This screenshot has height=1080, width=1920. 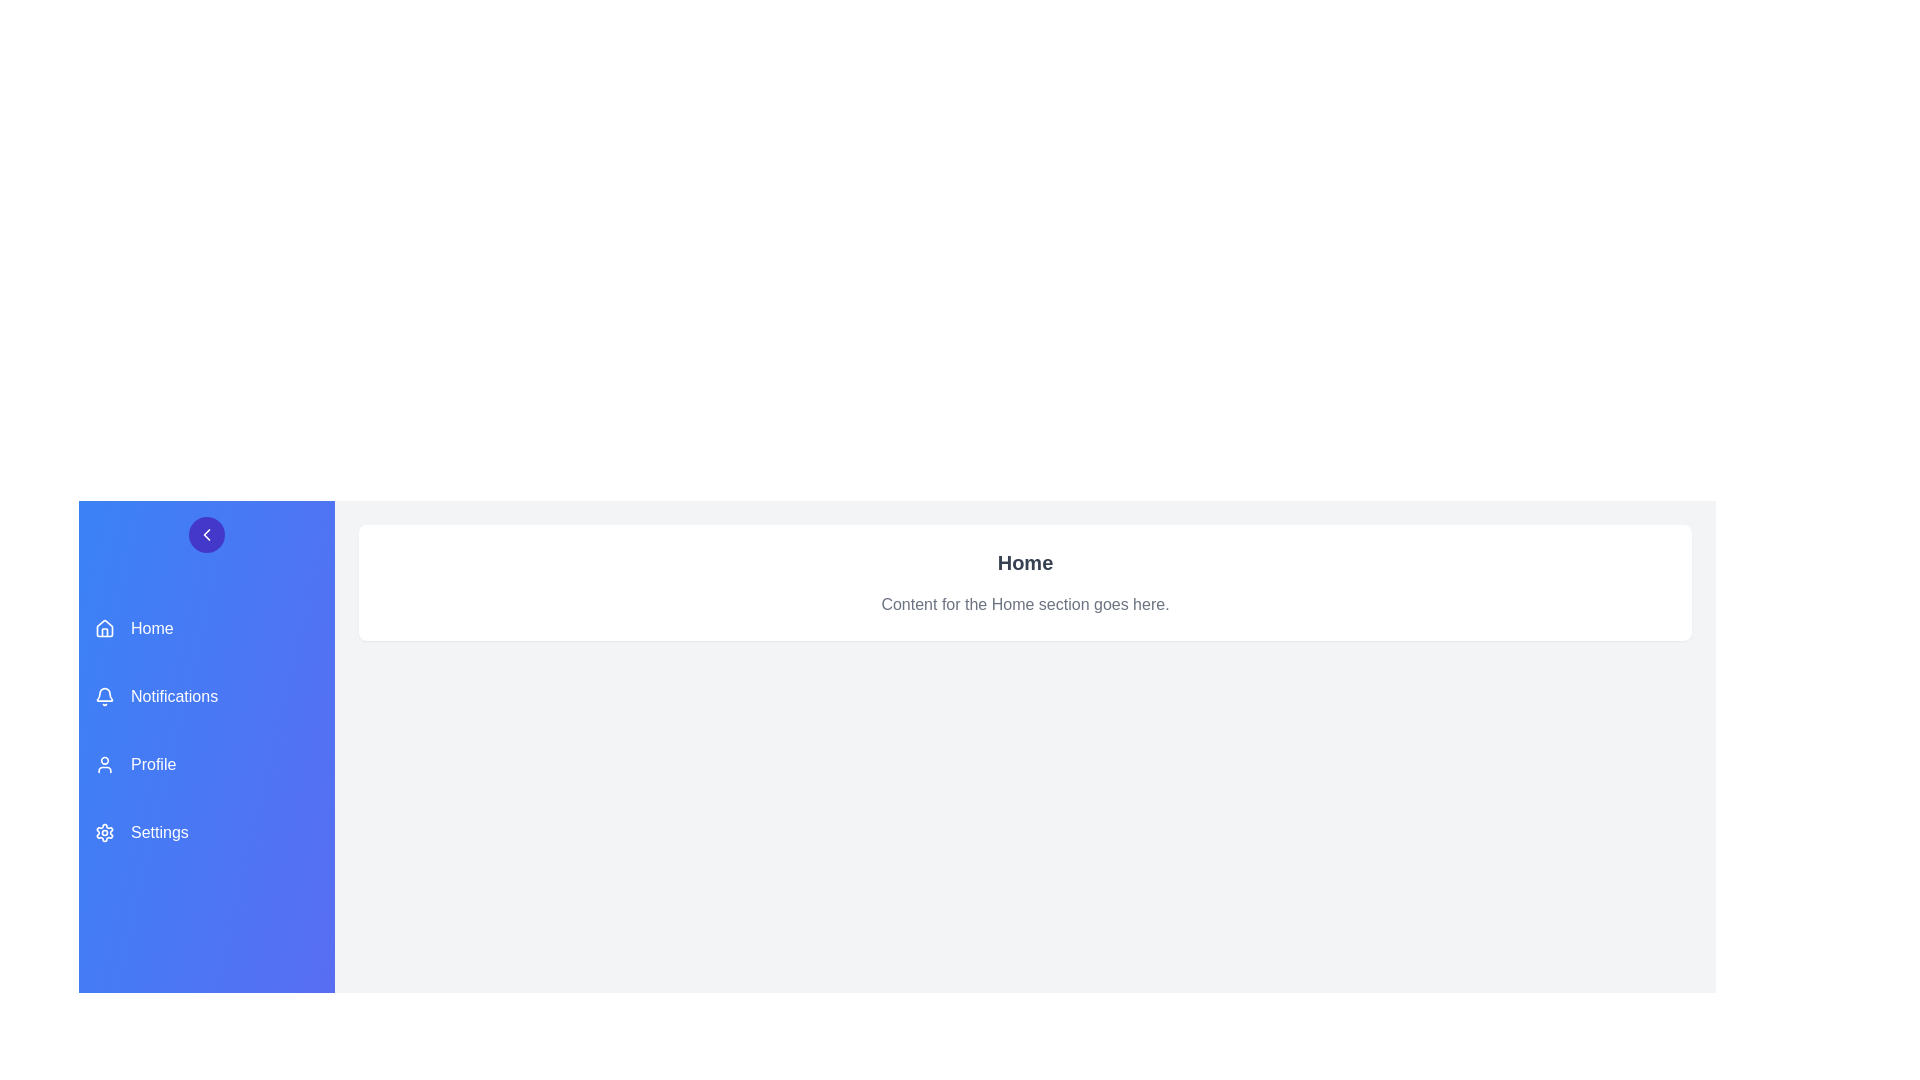 I want to click on the 'Home' static text label, which is displayed in white color within a blue sidebar, positioned adjacent to a house icon, so click(x=151, y=627).